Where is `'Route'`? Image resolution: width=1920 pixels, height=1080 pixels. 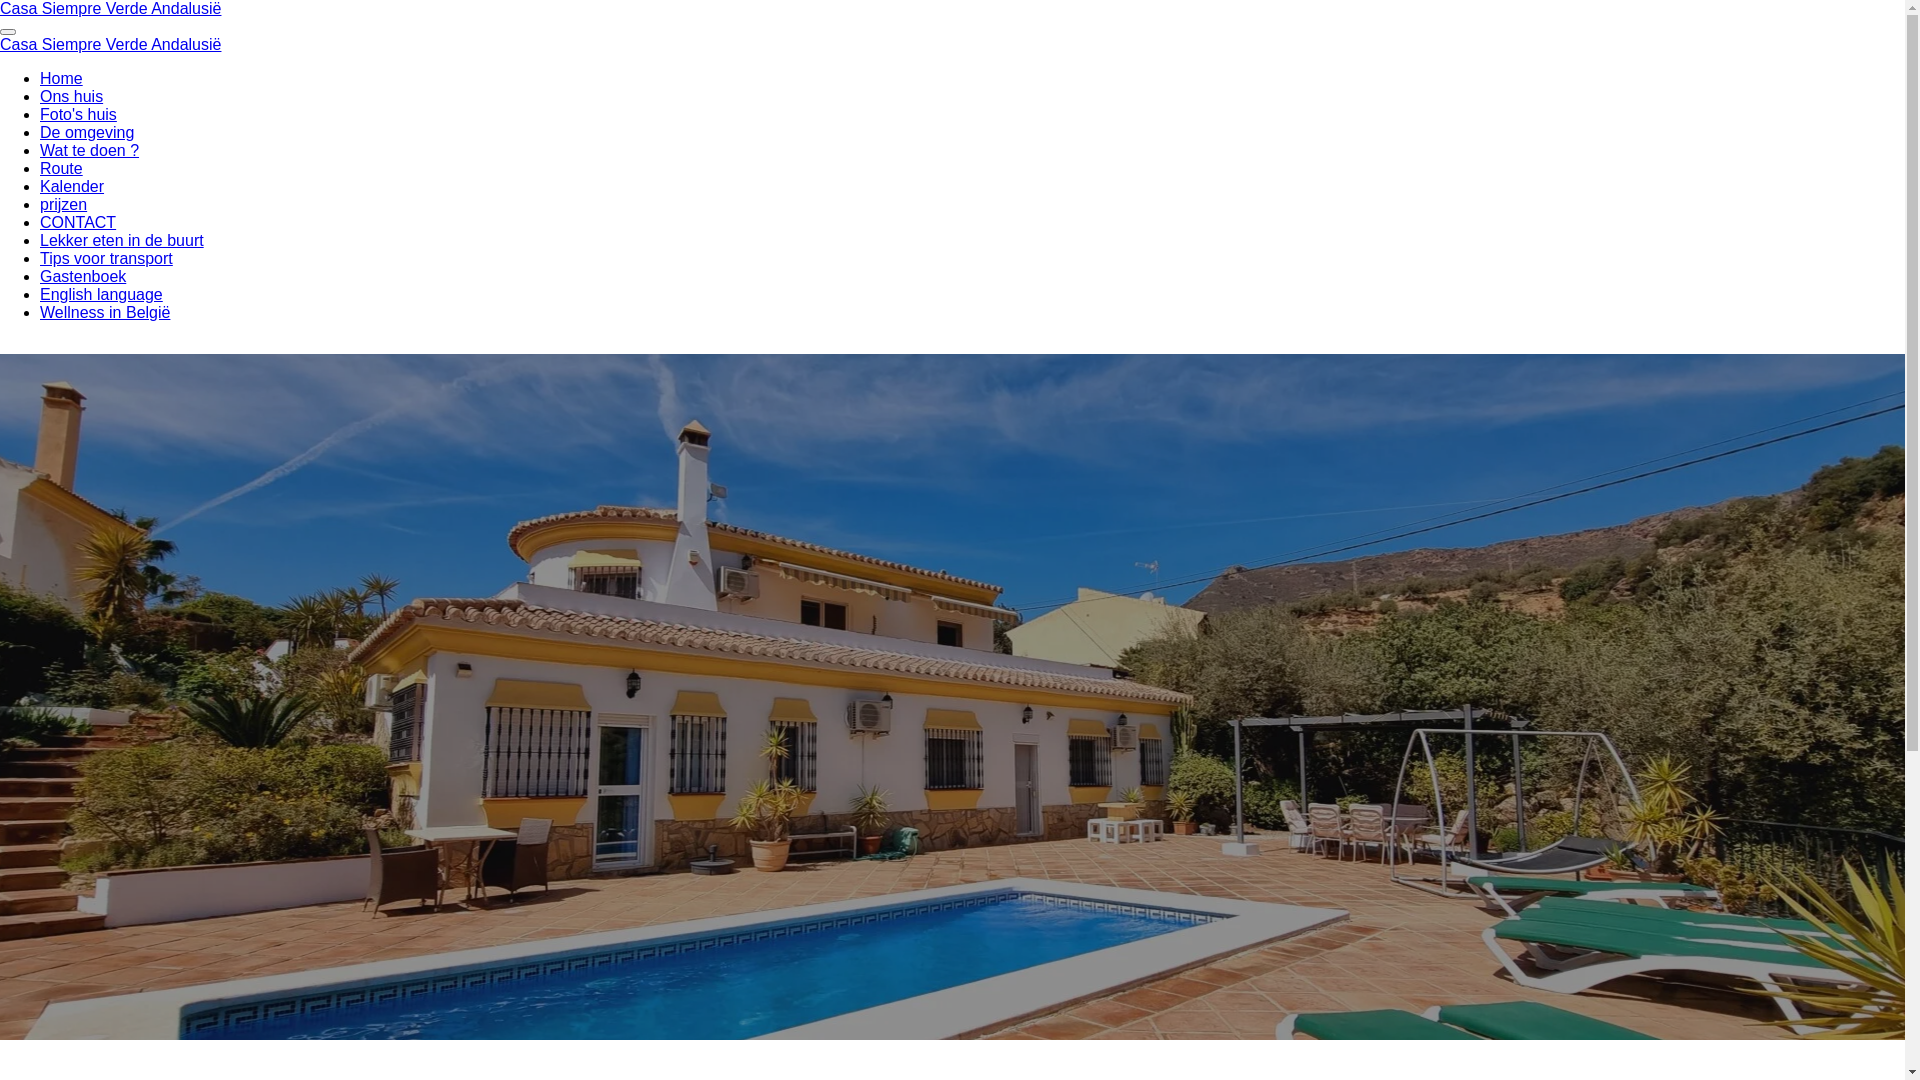 'Route' is located at coordinates (61, 167).